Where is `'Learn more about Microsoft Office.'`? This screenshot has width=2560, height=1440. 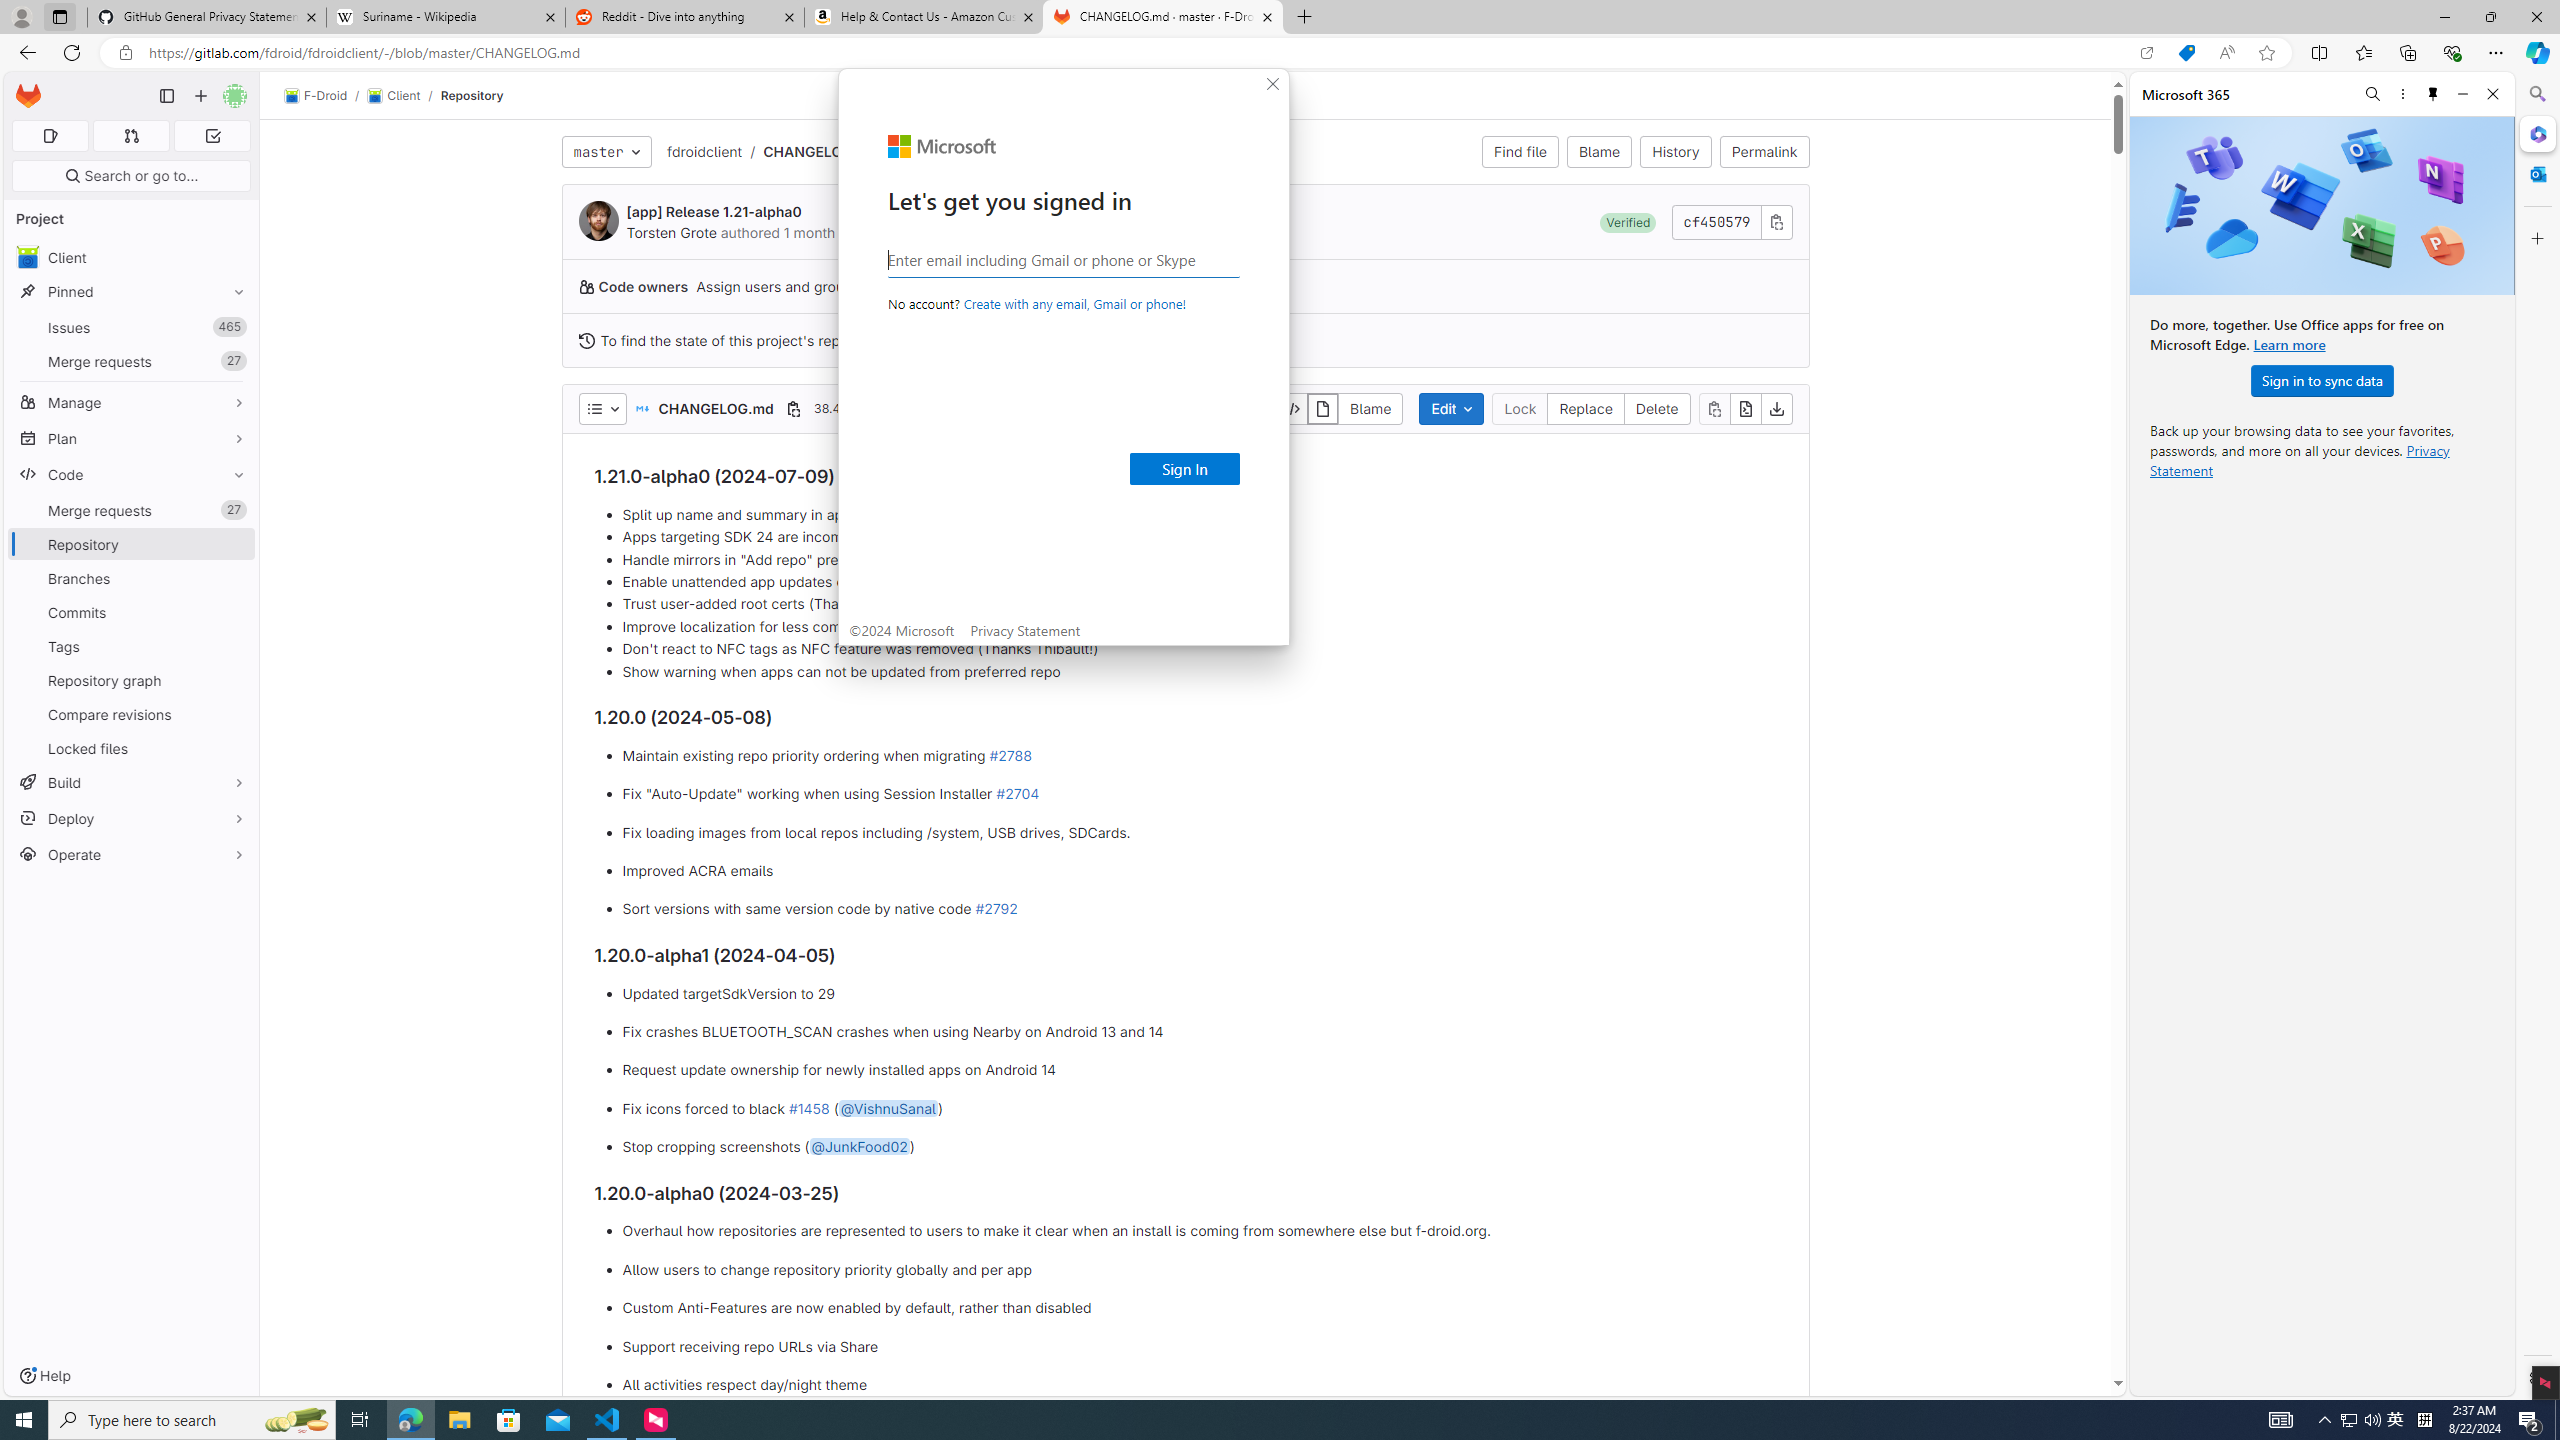 'Learn more about Microsoft Office.' is located at coordinates (2288, 344).